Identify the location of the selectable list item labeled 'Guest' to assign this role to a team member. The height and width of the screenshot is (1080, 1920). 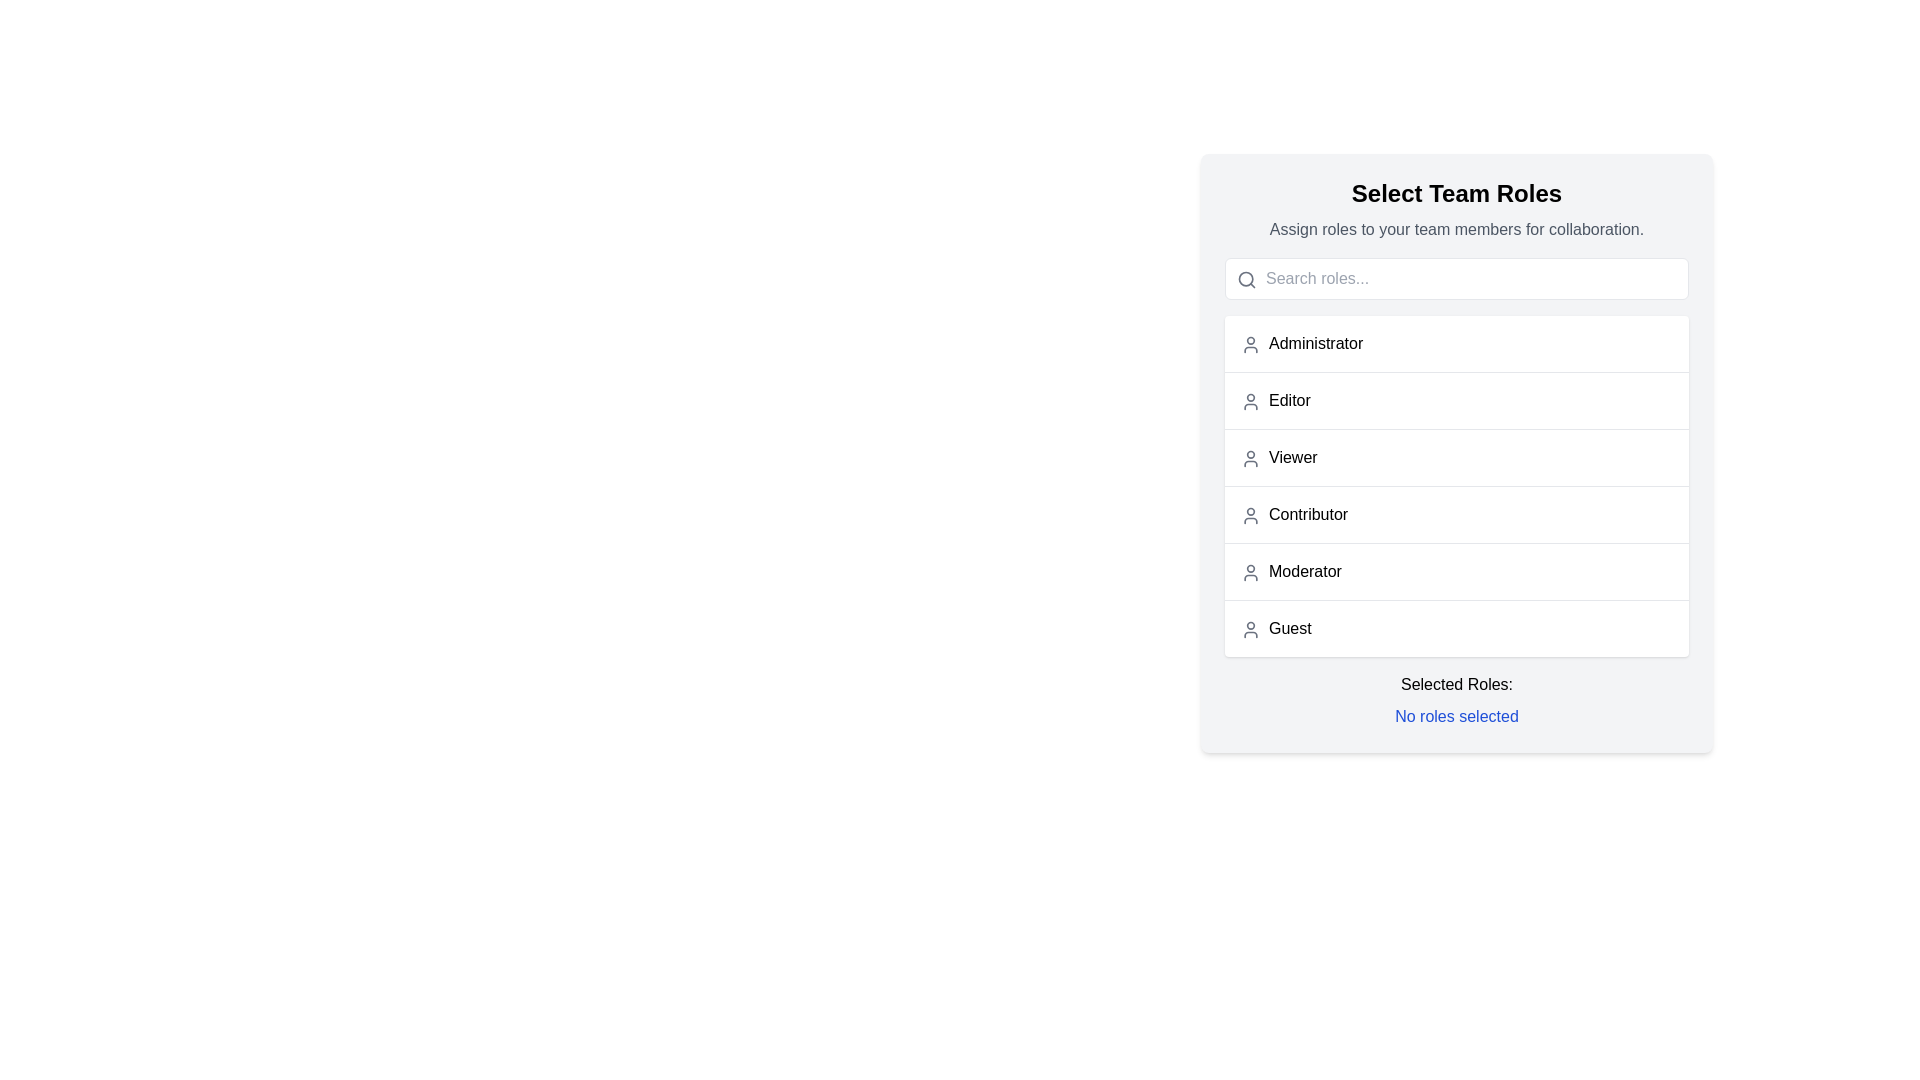
(1275, 627).